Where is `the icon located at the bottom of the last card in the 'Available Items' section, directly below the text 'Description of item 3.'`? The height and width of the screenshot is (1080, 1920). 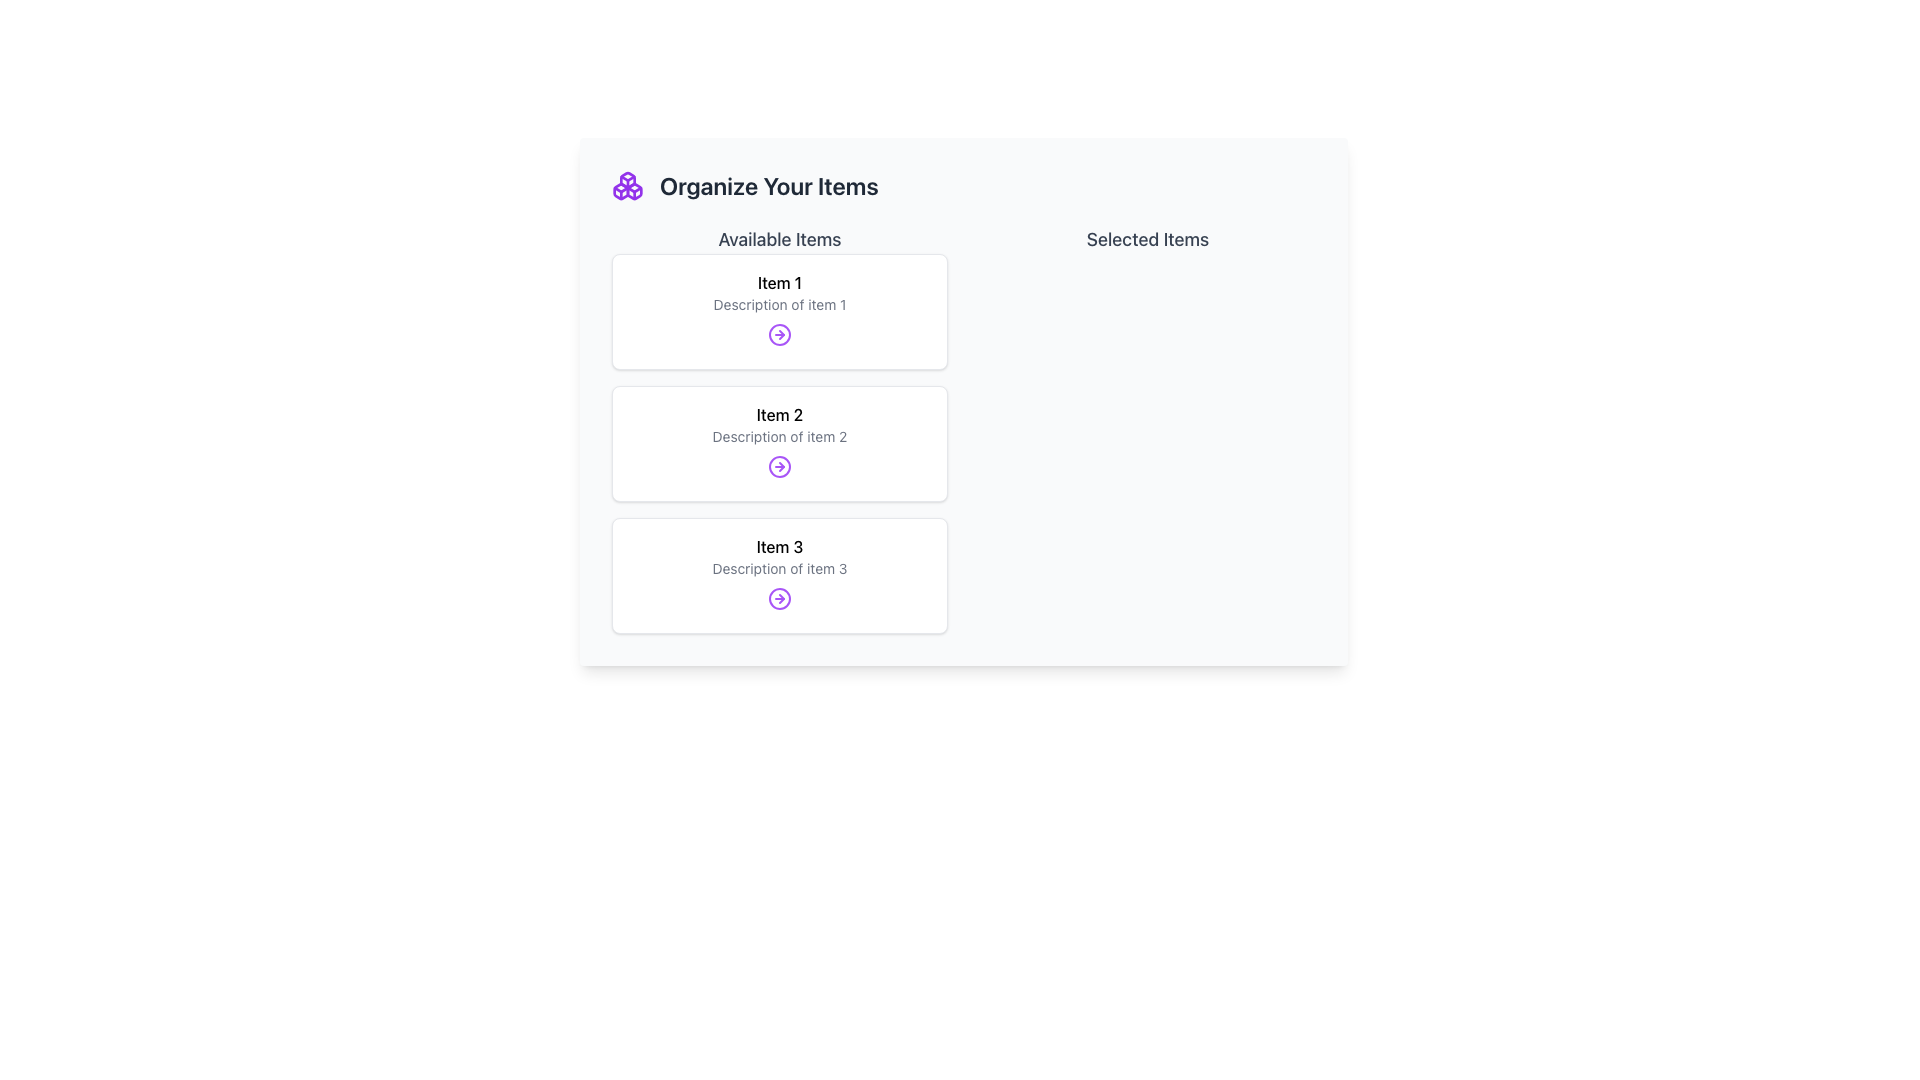
the icon located at the bottom of the last card in the 'Available Items' section, directly below the text 'Description of item 3.' is located at coordinates (778, 597).